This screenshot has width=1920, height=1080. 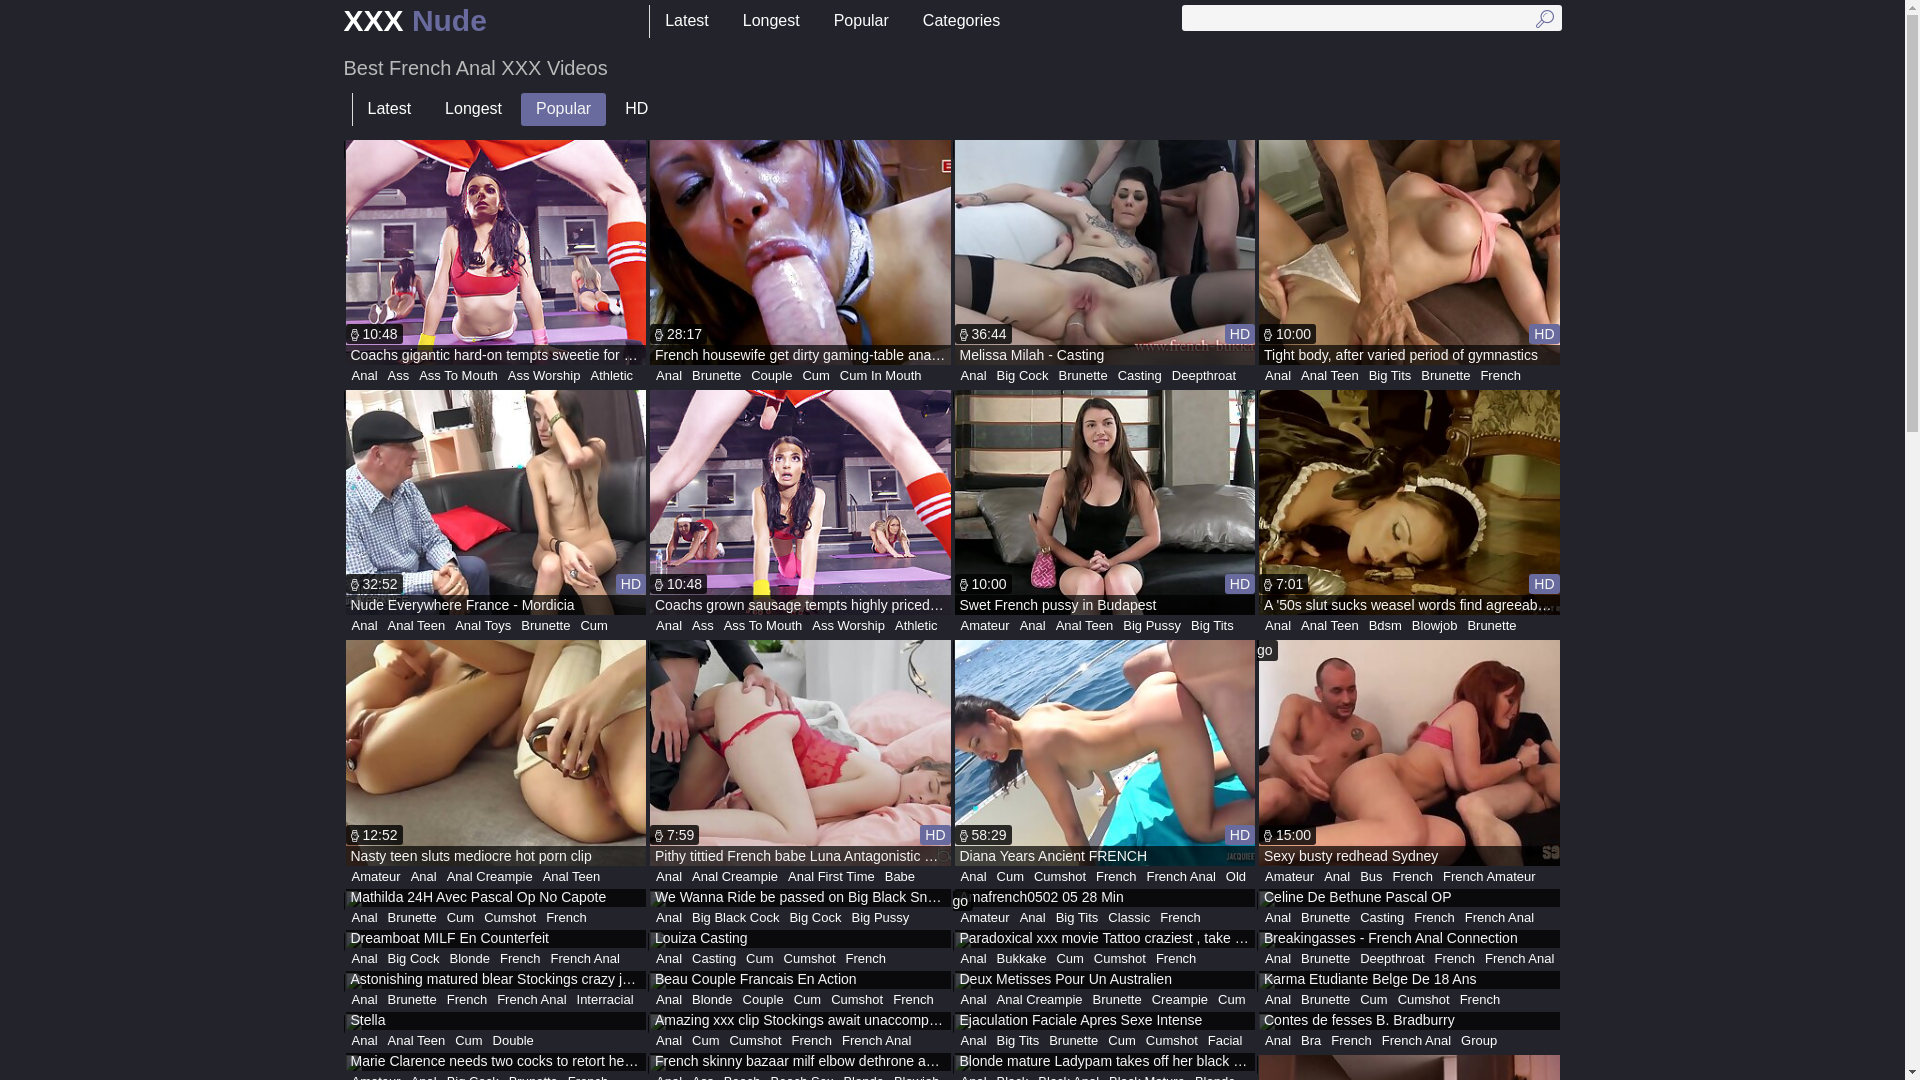 What do you see at coordinates (734, 918) in the screenshot?
I see `'Big Black Cock'` at bounding box center [734, 918].